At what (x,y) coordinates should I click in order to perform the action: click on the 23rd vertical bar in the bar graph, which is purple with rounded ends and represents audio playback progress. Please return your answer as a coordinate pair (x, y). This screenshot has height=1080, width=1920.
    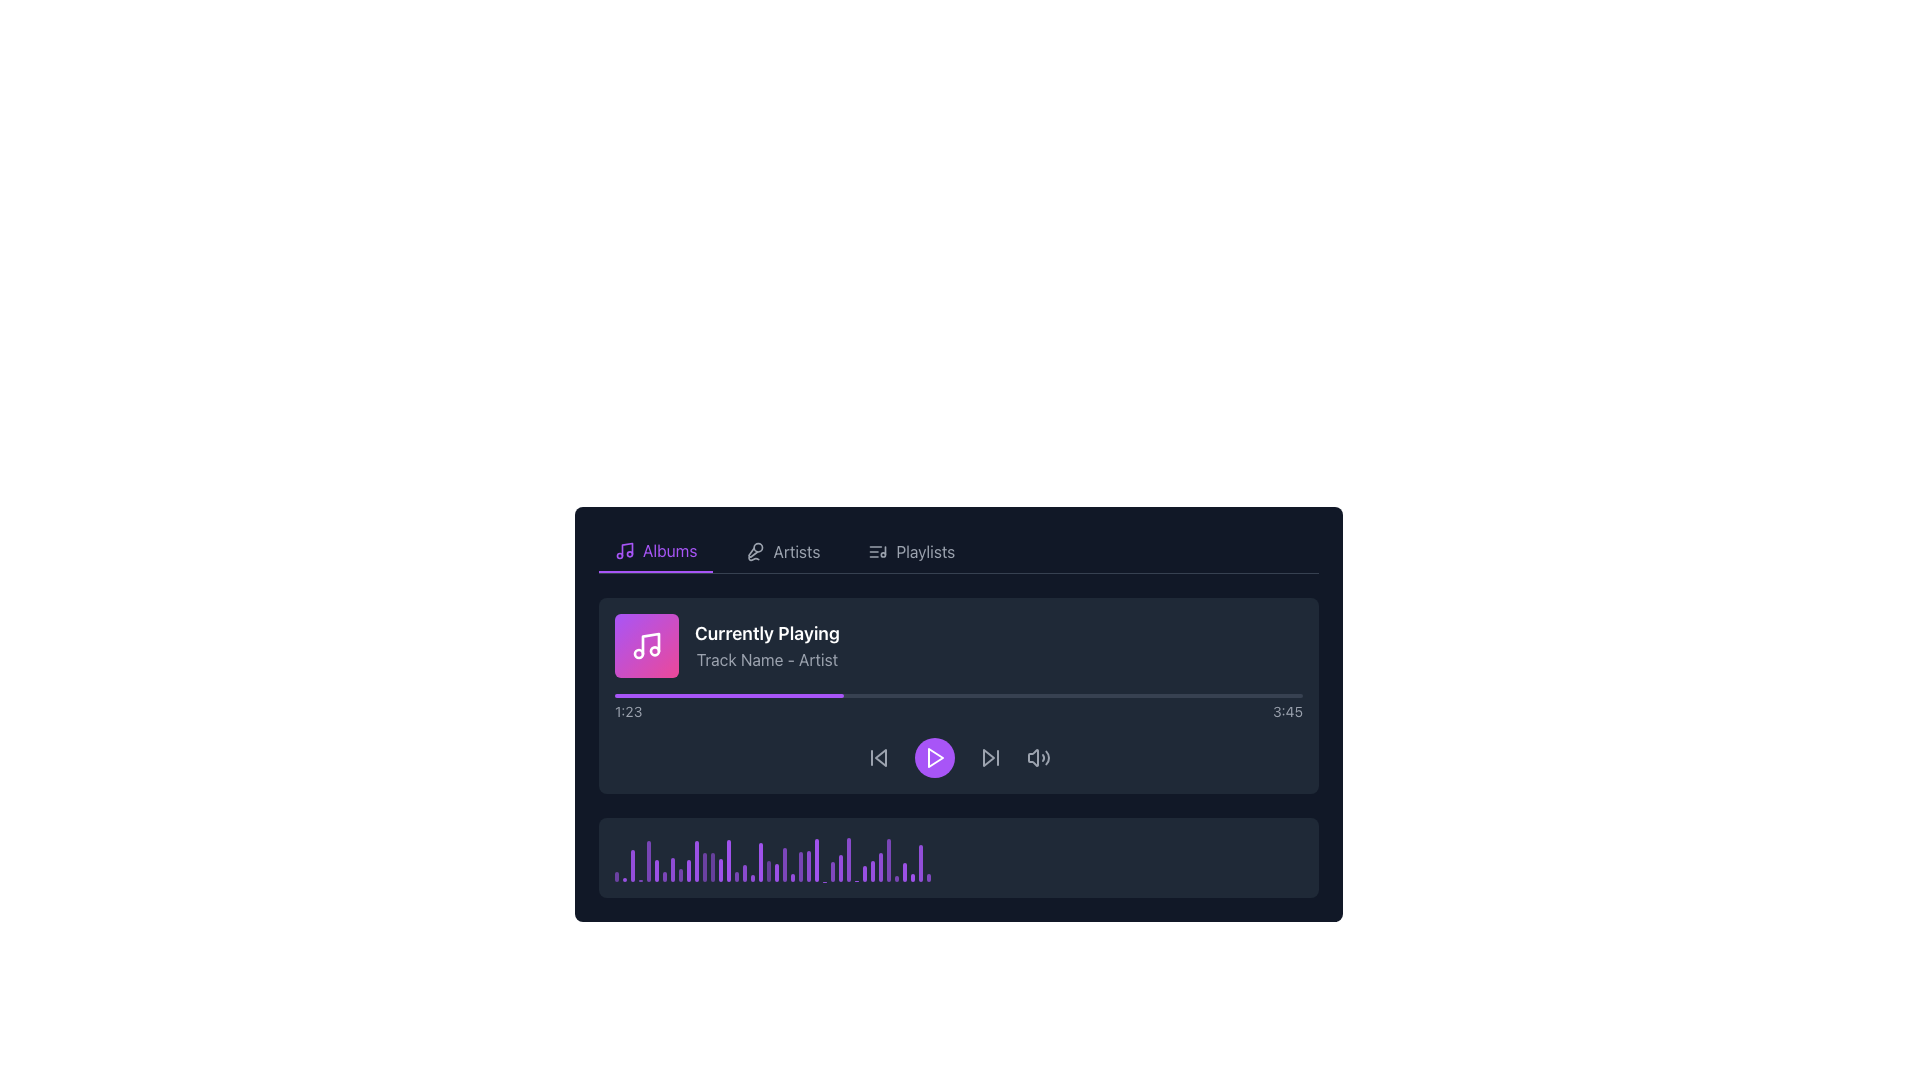
    Looking at the image, I should click on (784, 863).